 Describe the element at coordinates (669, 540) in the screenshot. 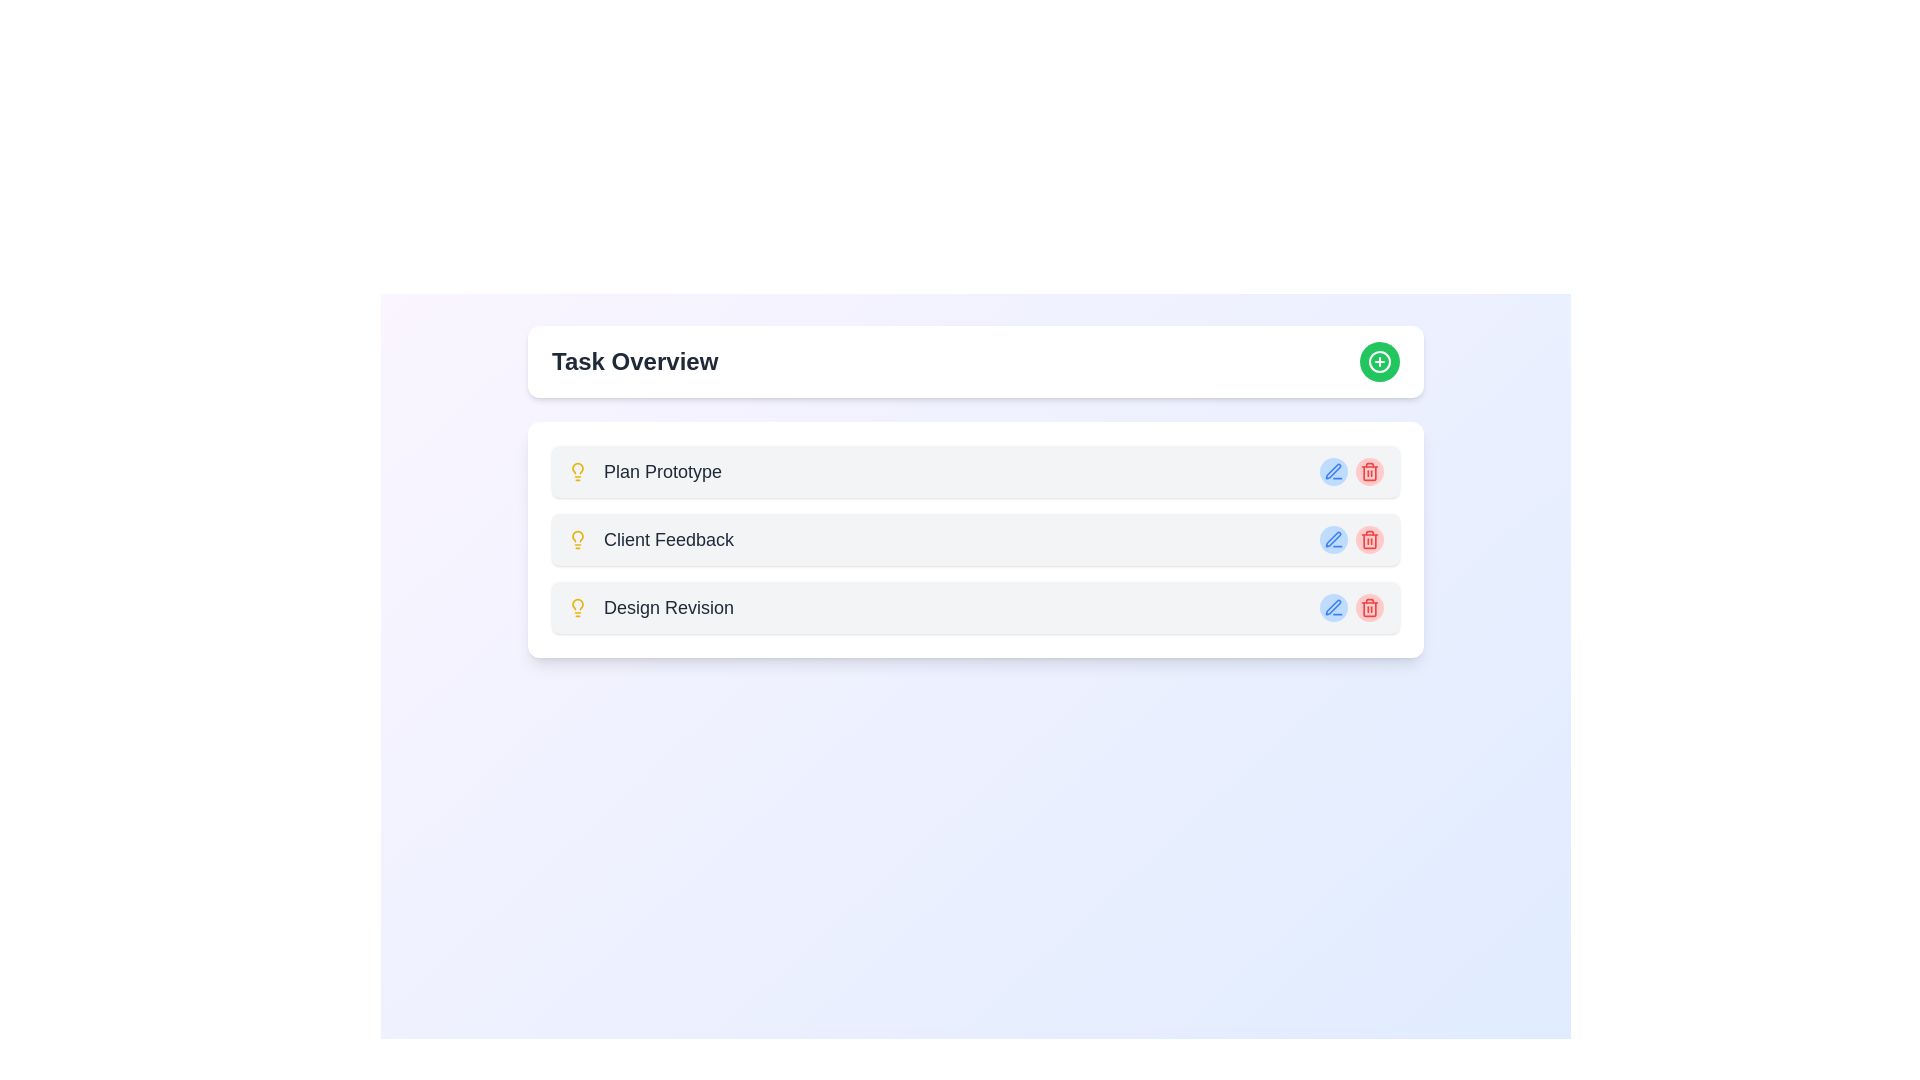

I see `the Text label that provides a descriptive title for a specific item in the list, positioned` at that location.